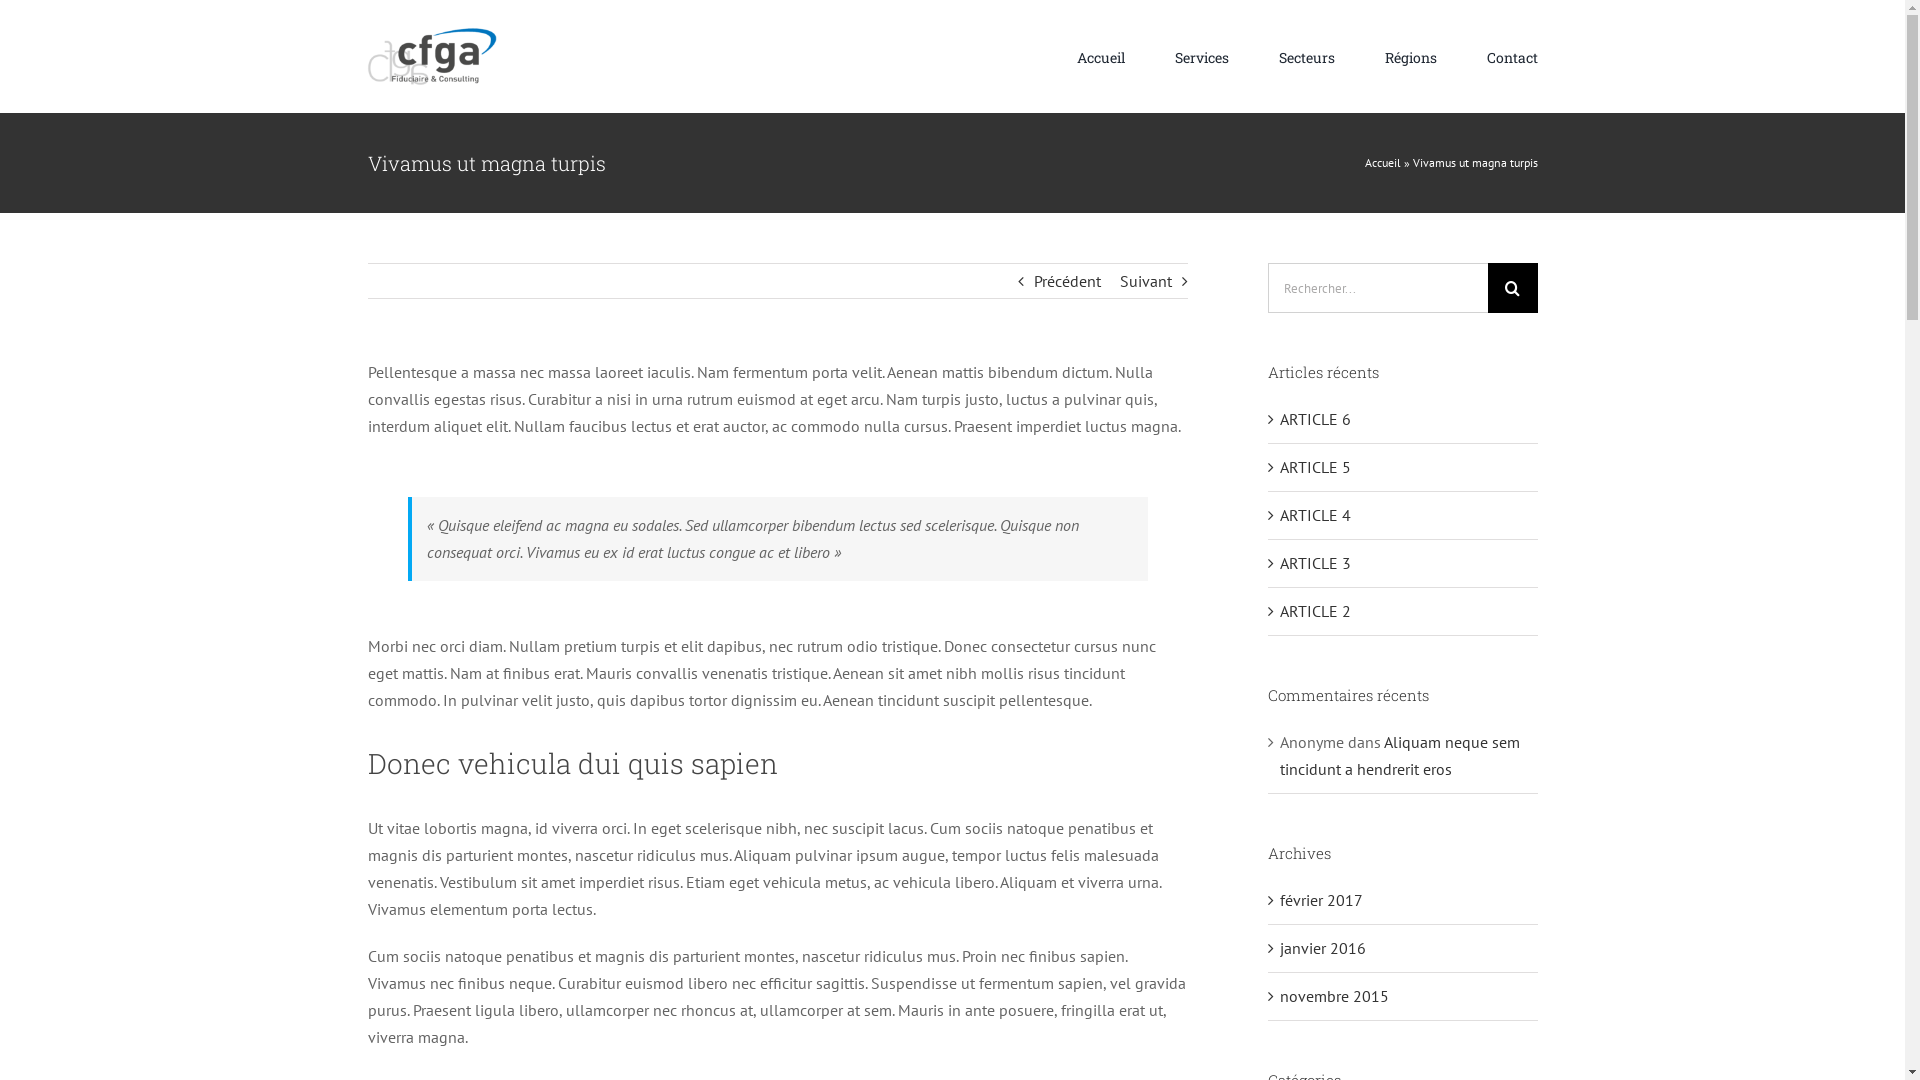 The width and height of the screenshot is (1920, 1080). What do you see at coordinates (1277, 56) in the screenshot?
I see `'Secteurs'` at bounding box center [1277, 56].